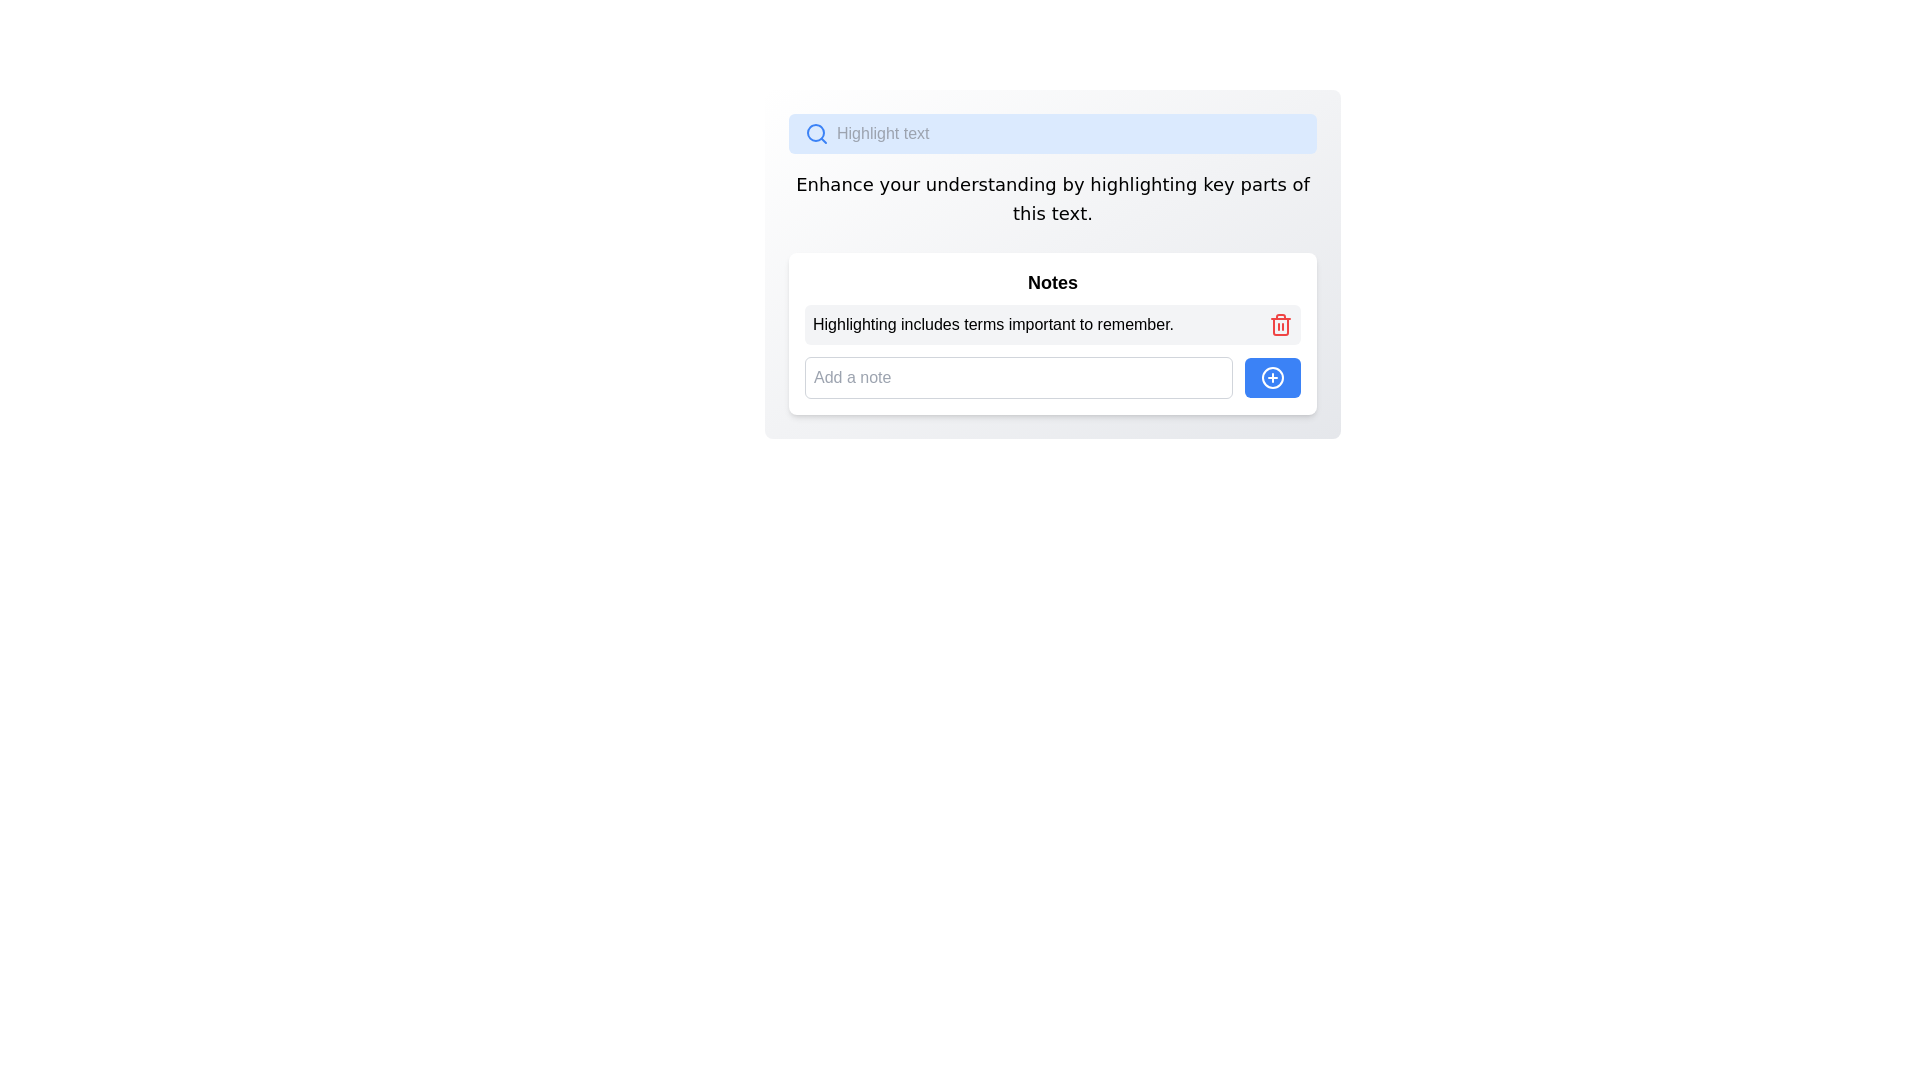 This screenshot has width=1920, height=1080. I want to click on the interface marker located at the center of the word 'text' in the displayed phrase, which serves as a visual indicator or point of interaction, so click(1047, 213).